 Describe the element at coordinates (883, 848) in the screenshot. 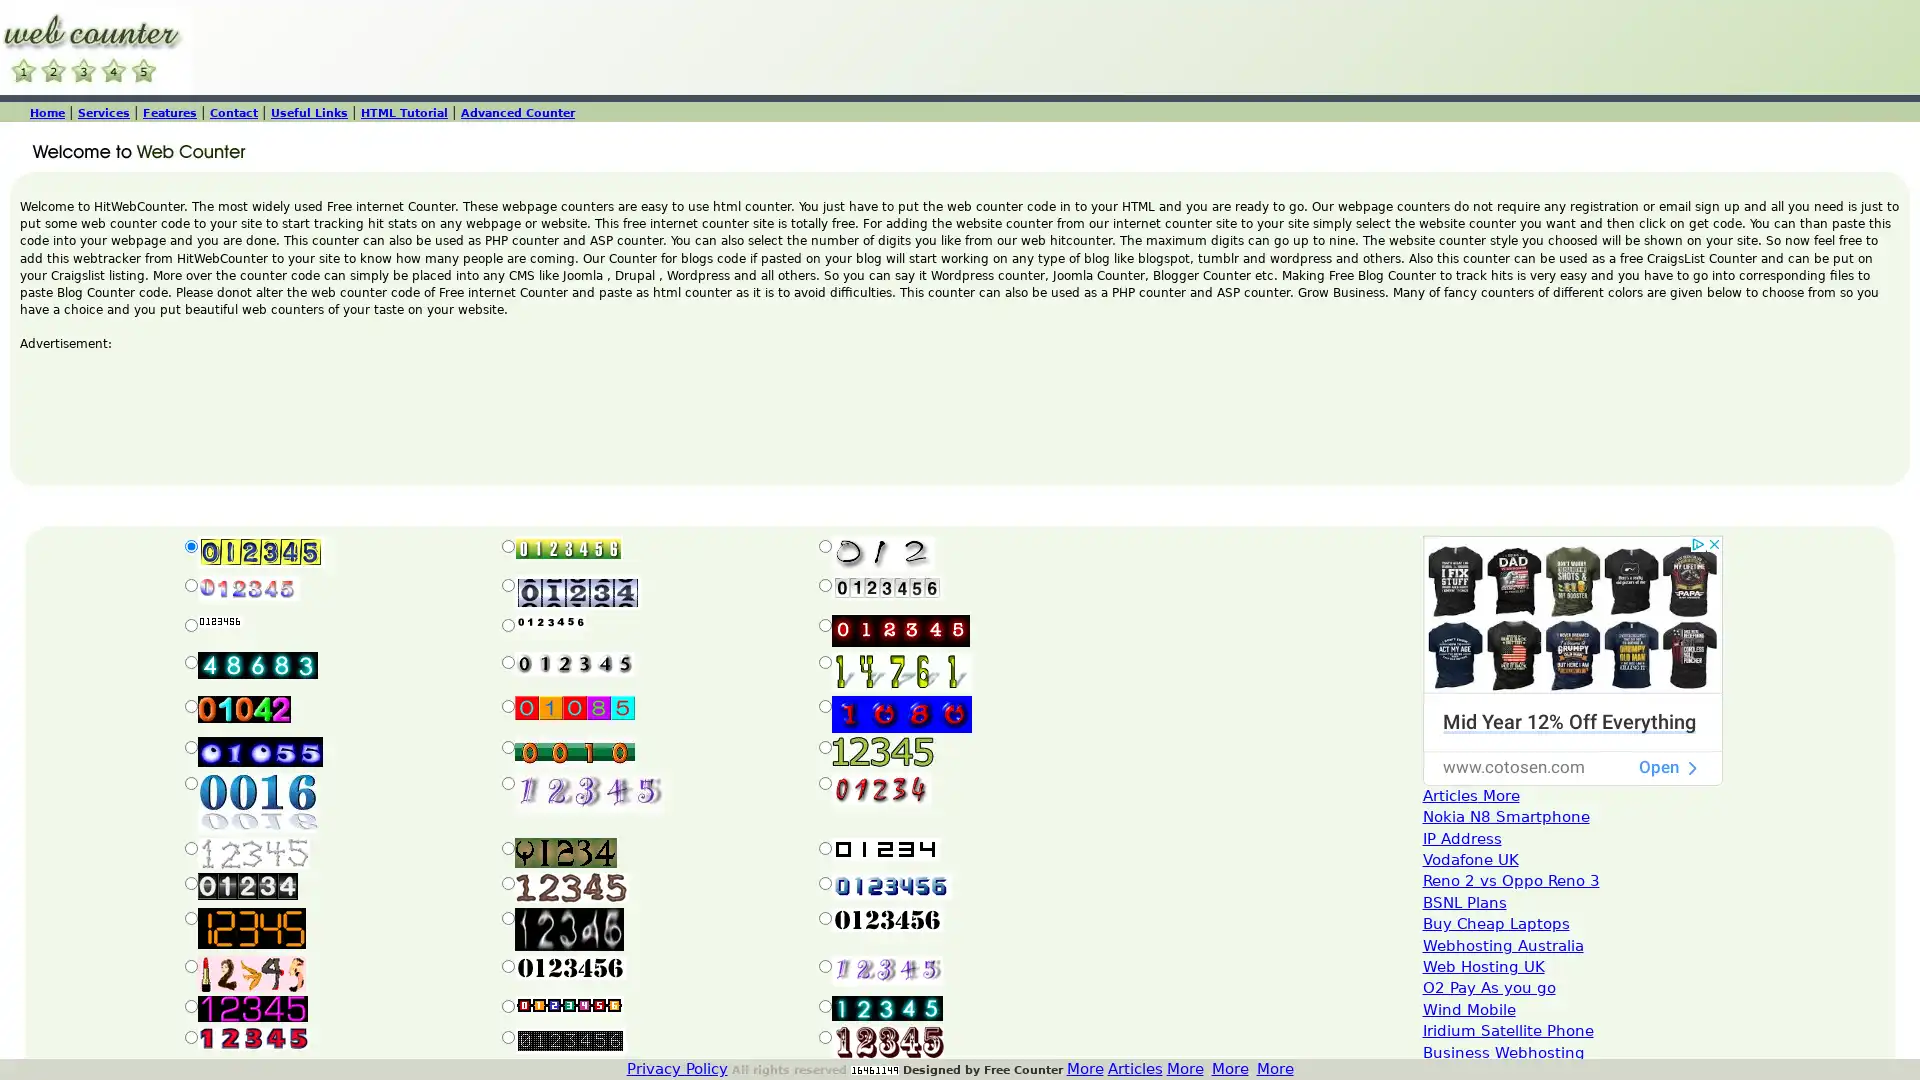

I see `Submit` at that location.